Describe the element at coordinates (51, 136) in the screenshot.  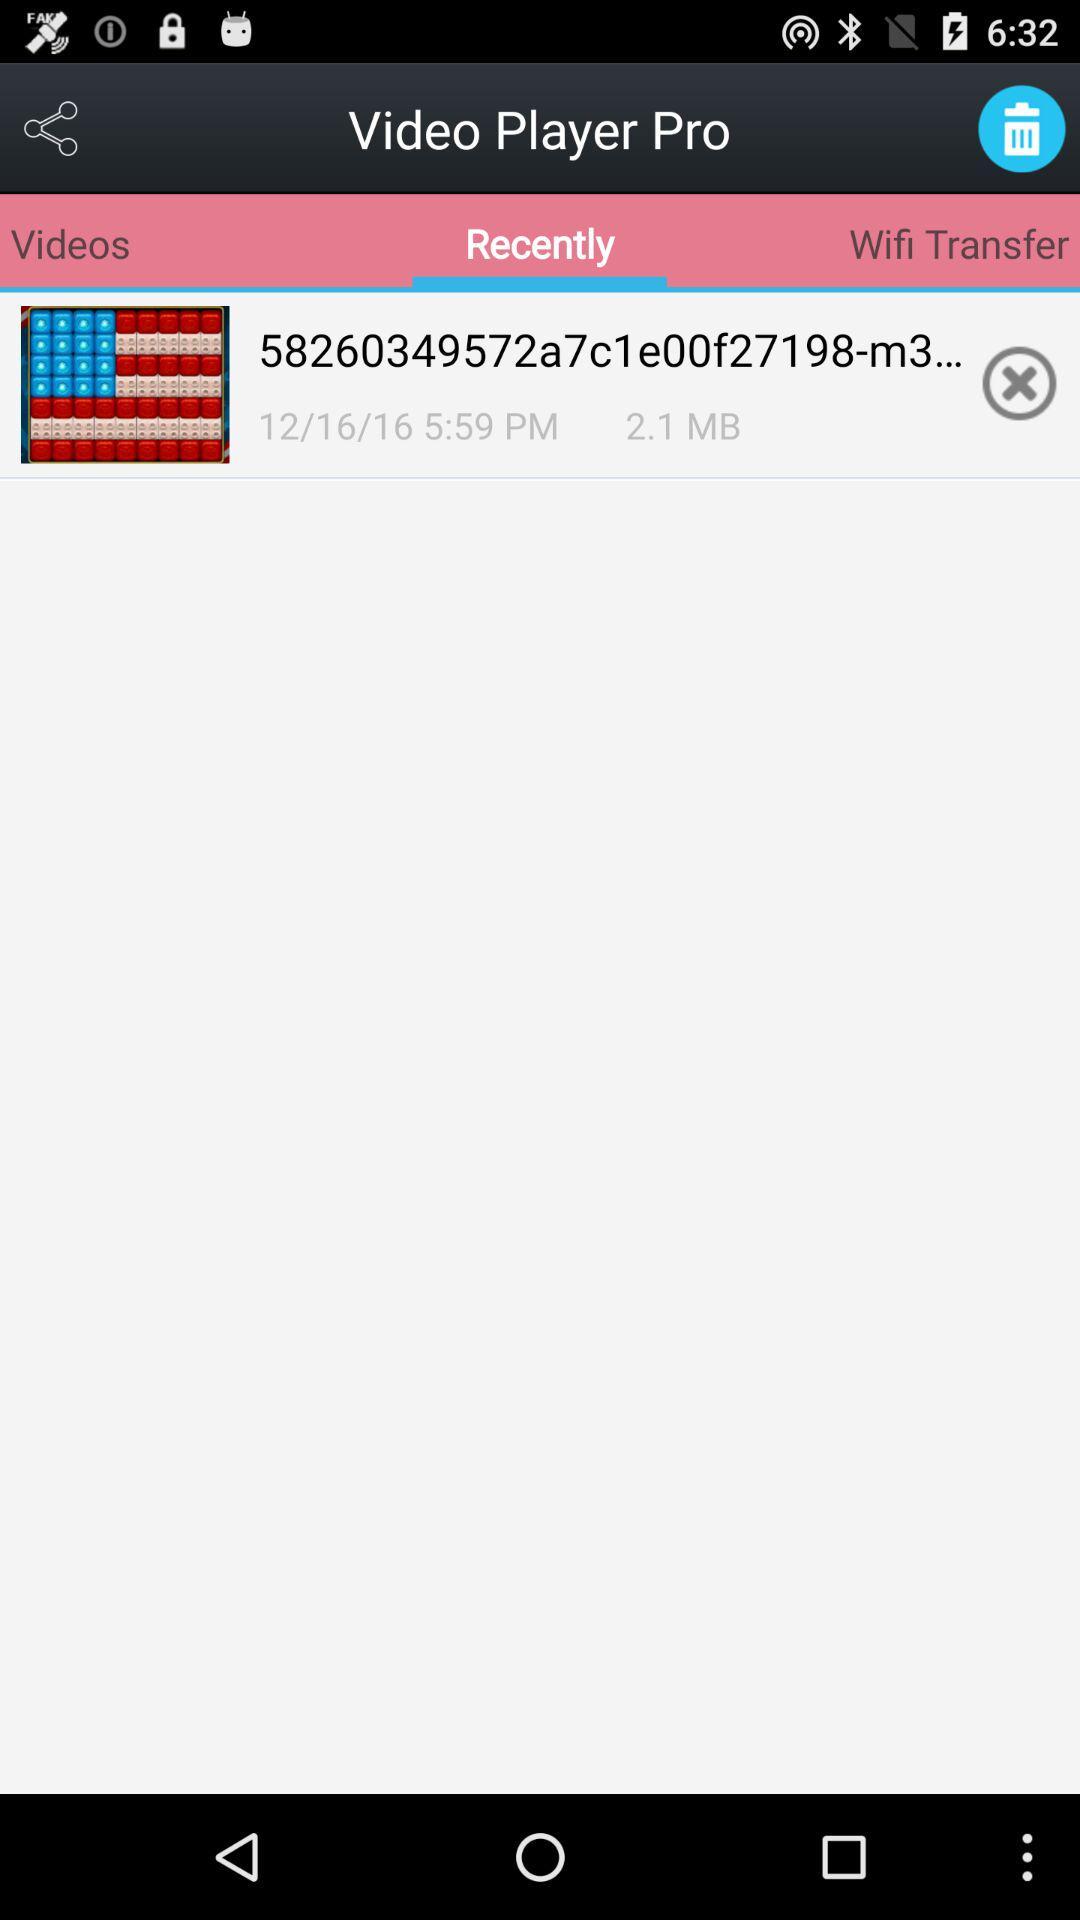
I see `the share icon` at that location.